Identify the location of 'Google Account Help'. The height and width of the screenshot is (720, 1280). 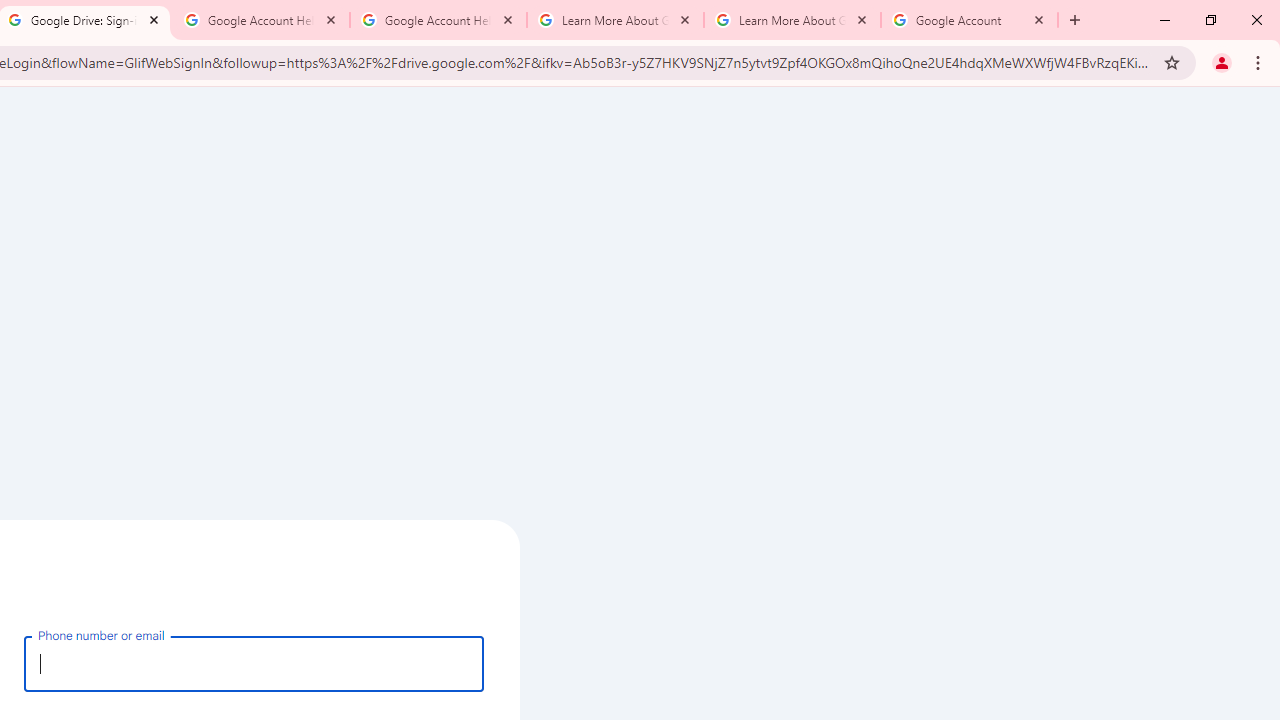
(437, 20).